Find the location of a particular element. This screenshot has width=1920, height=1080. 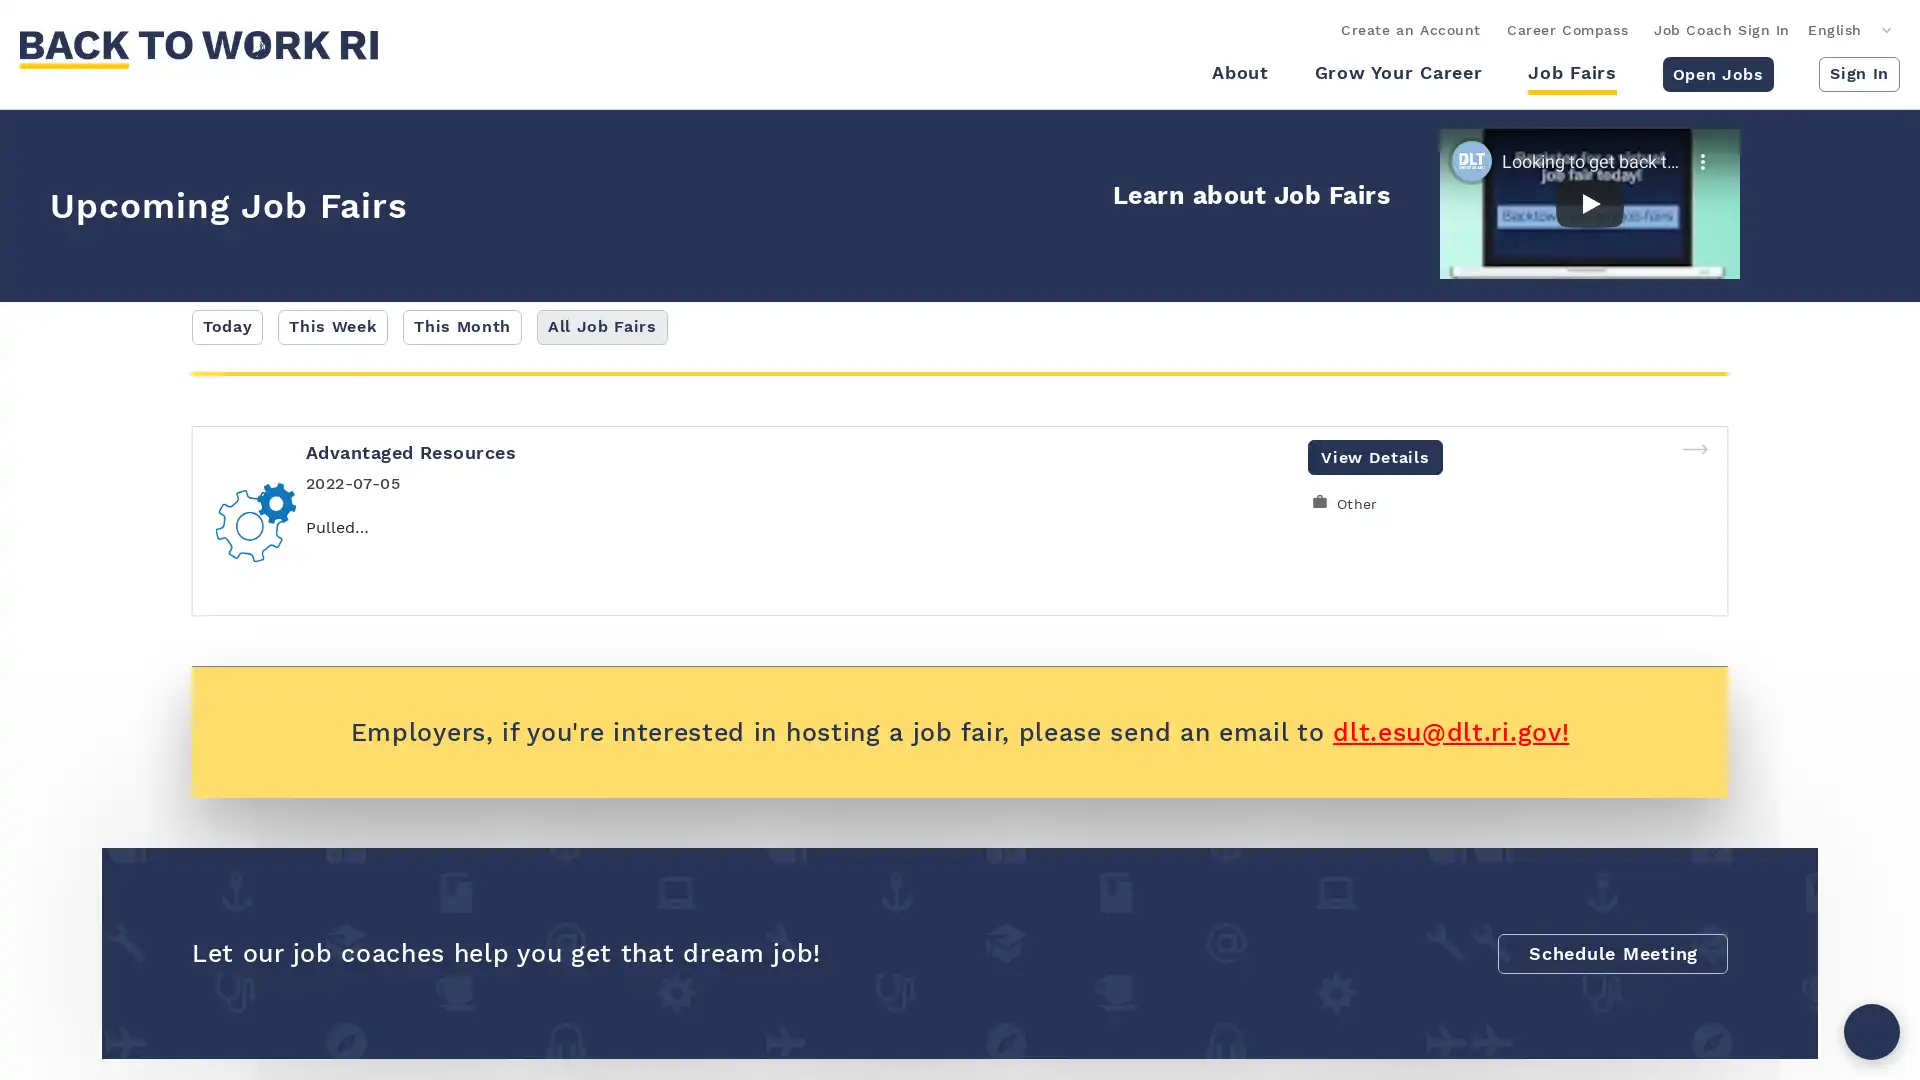

Schedule Meeting is located at coordinates (1612, 951).